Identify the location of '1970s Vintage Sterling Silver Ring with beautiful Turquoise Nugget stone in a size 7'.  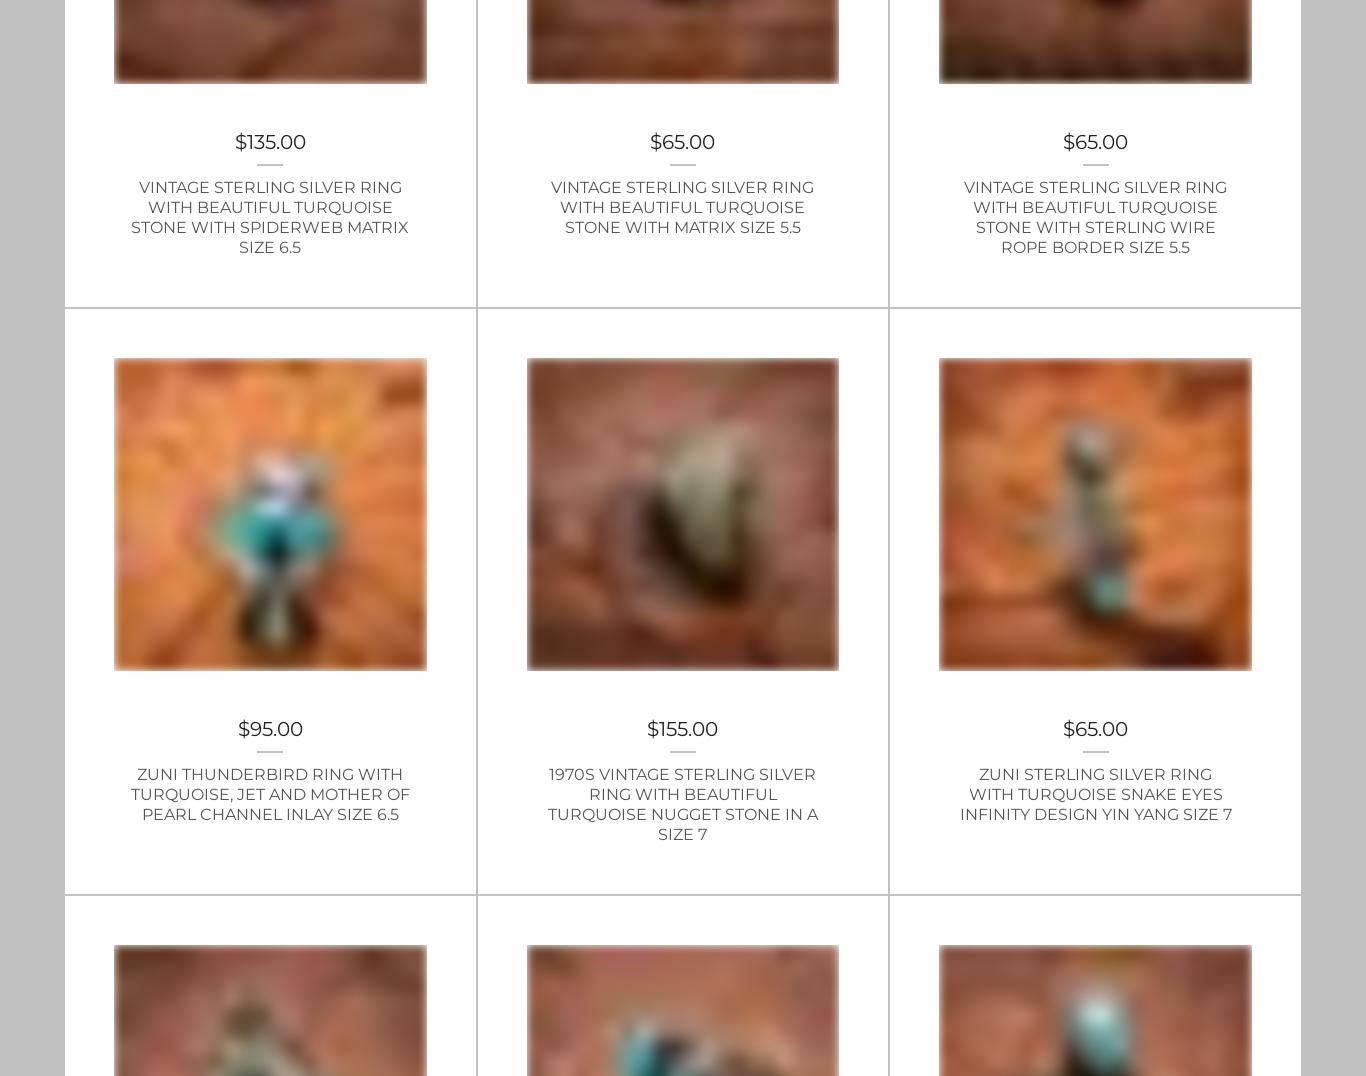
(681, 803).